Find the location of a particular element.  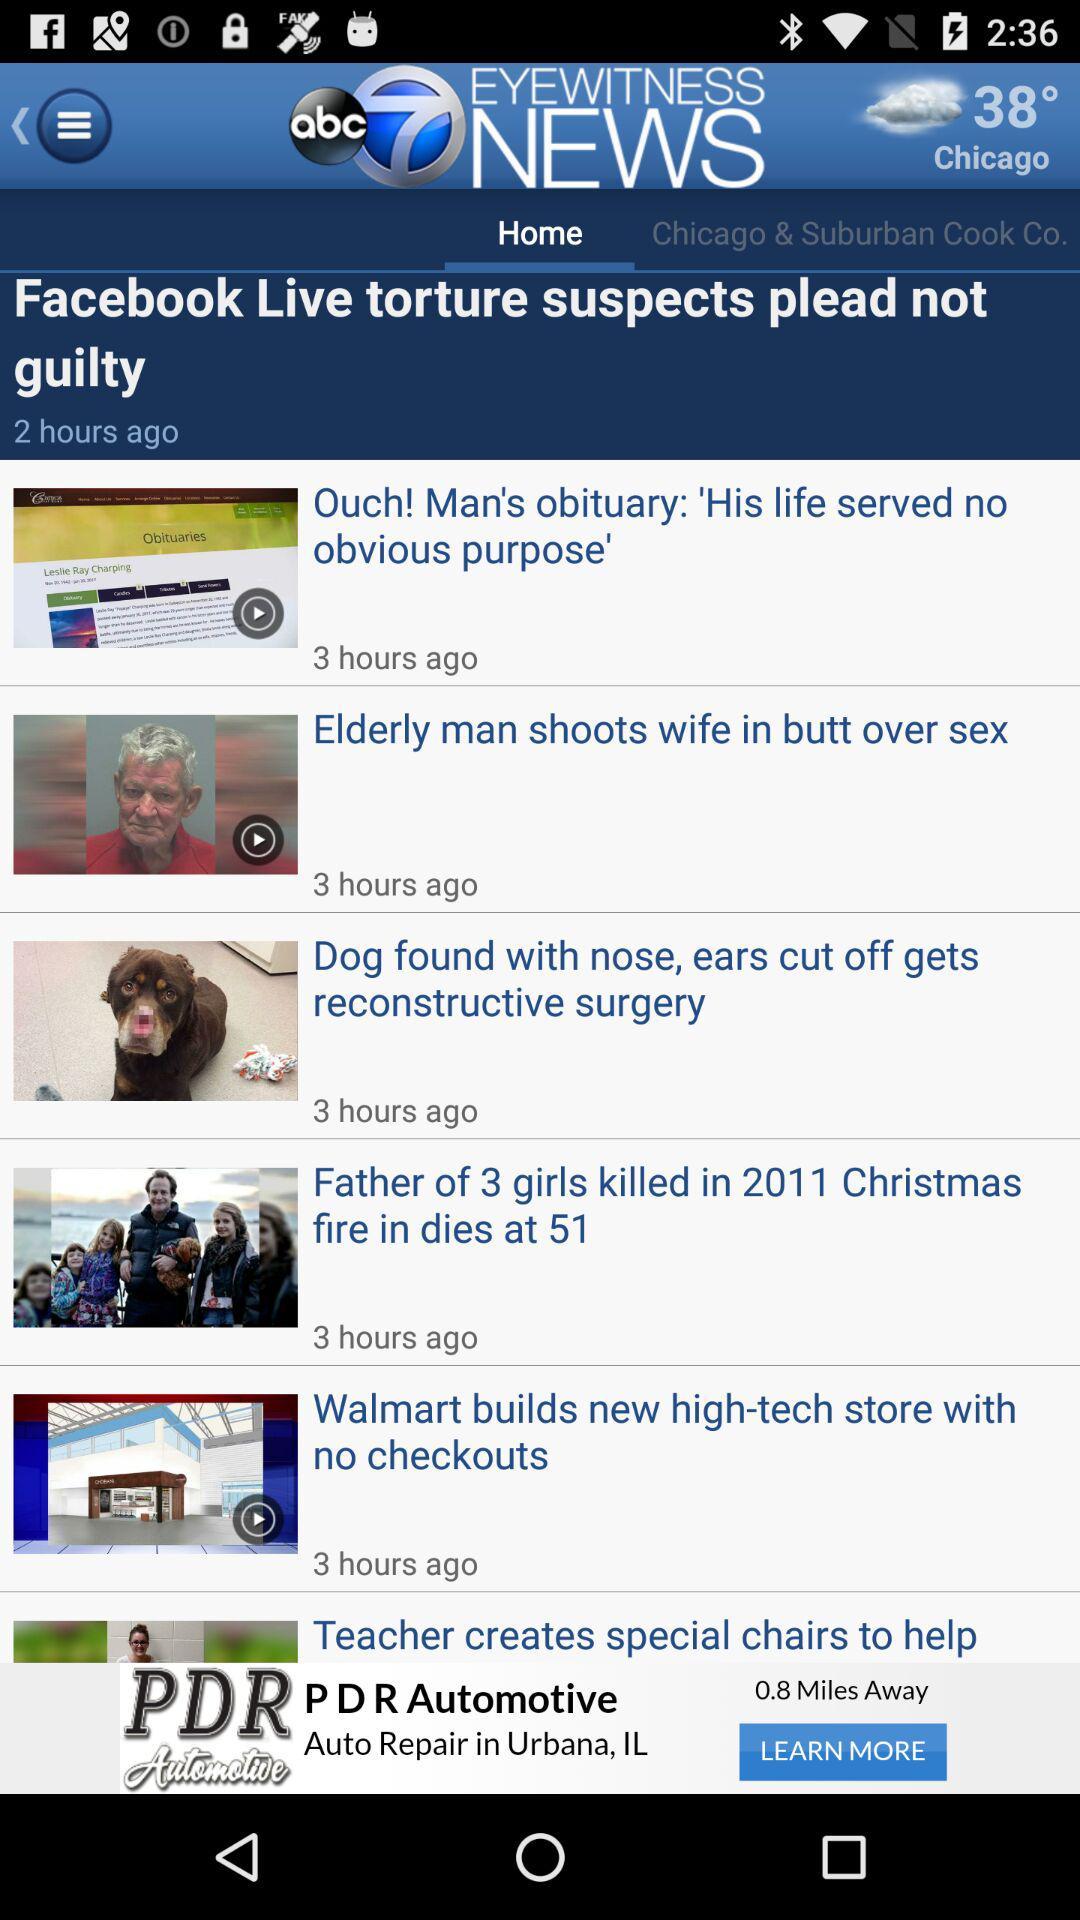

38 degrees chicago which is at top right side of the page is located at coordinates (954, 124).